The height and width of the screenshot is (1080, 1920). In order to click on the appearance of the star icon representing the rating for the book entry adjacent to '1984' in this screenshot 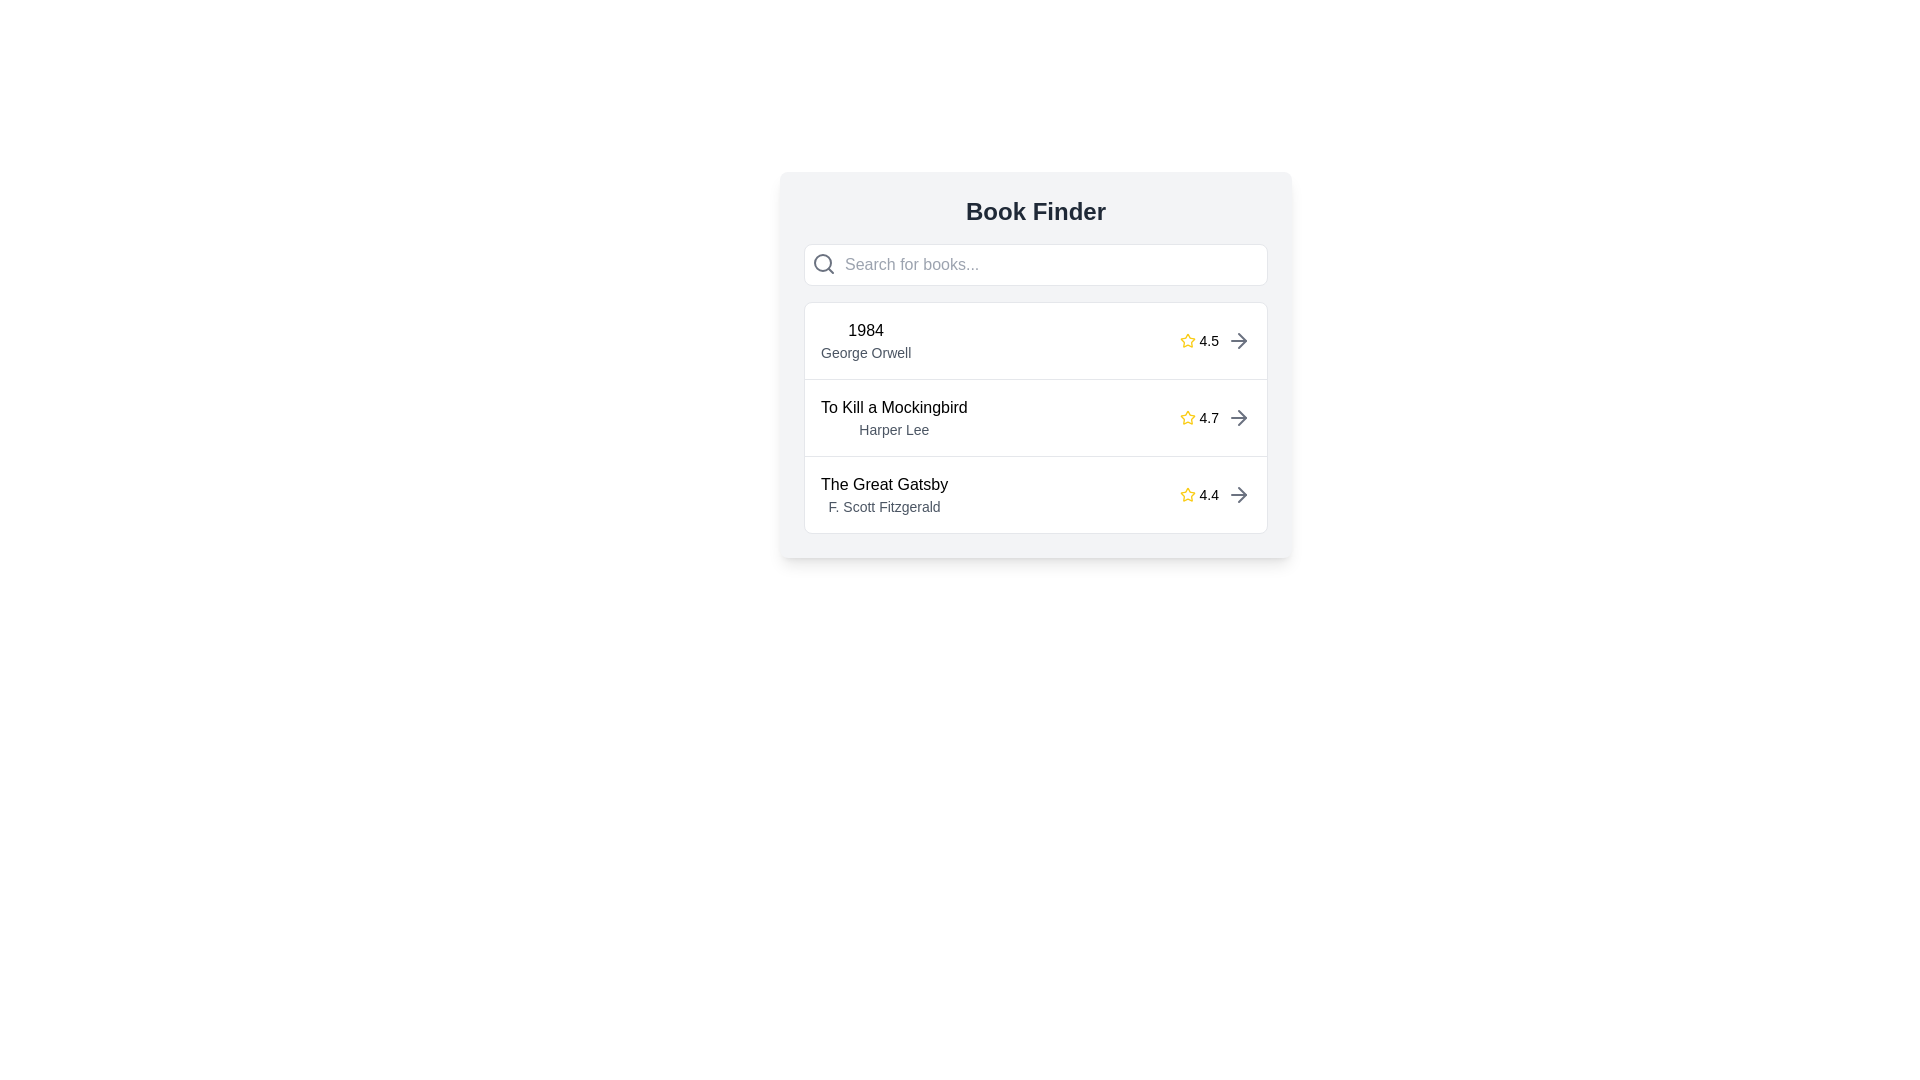, I will do `click(1187, 494)`.